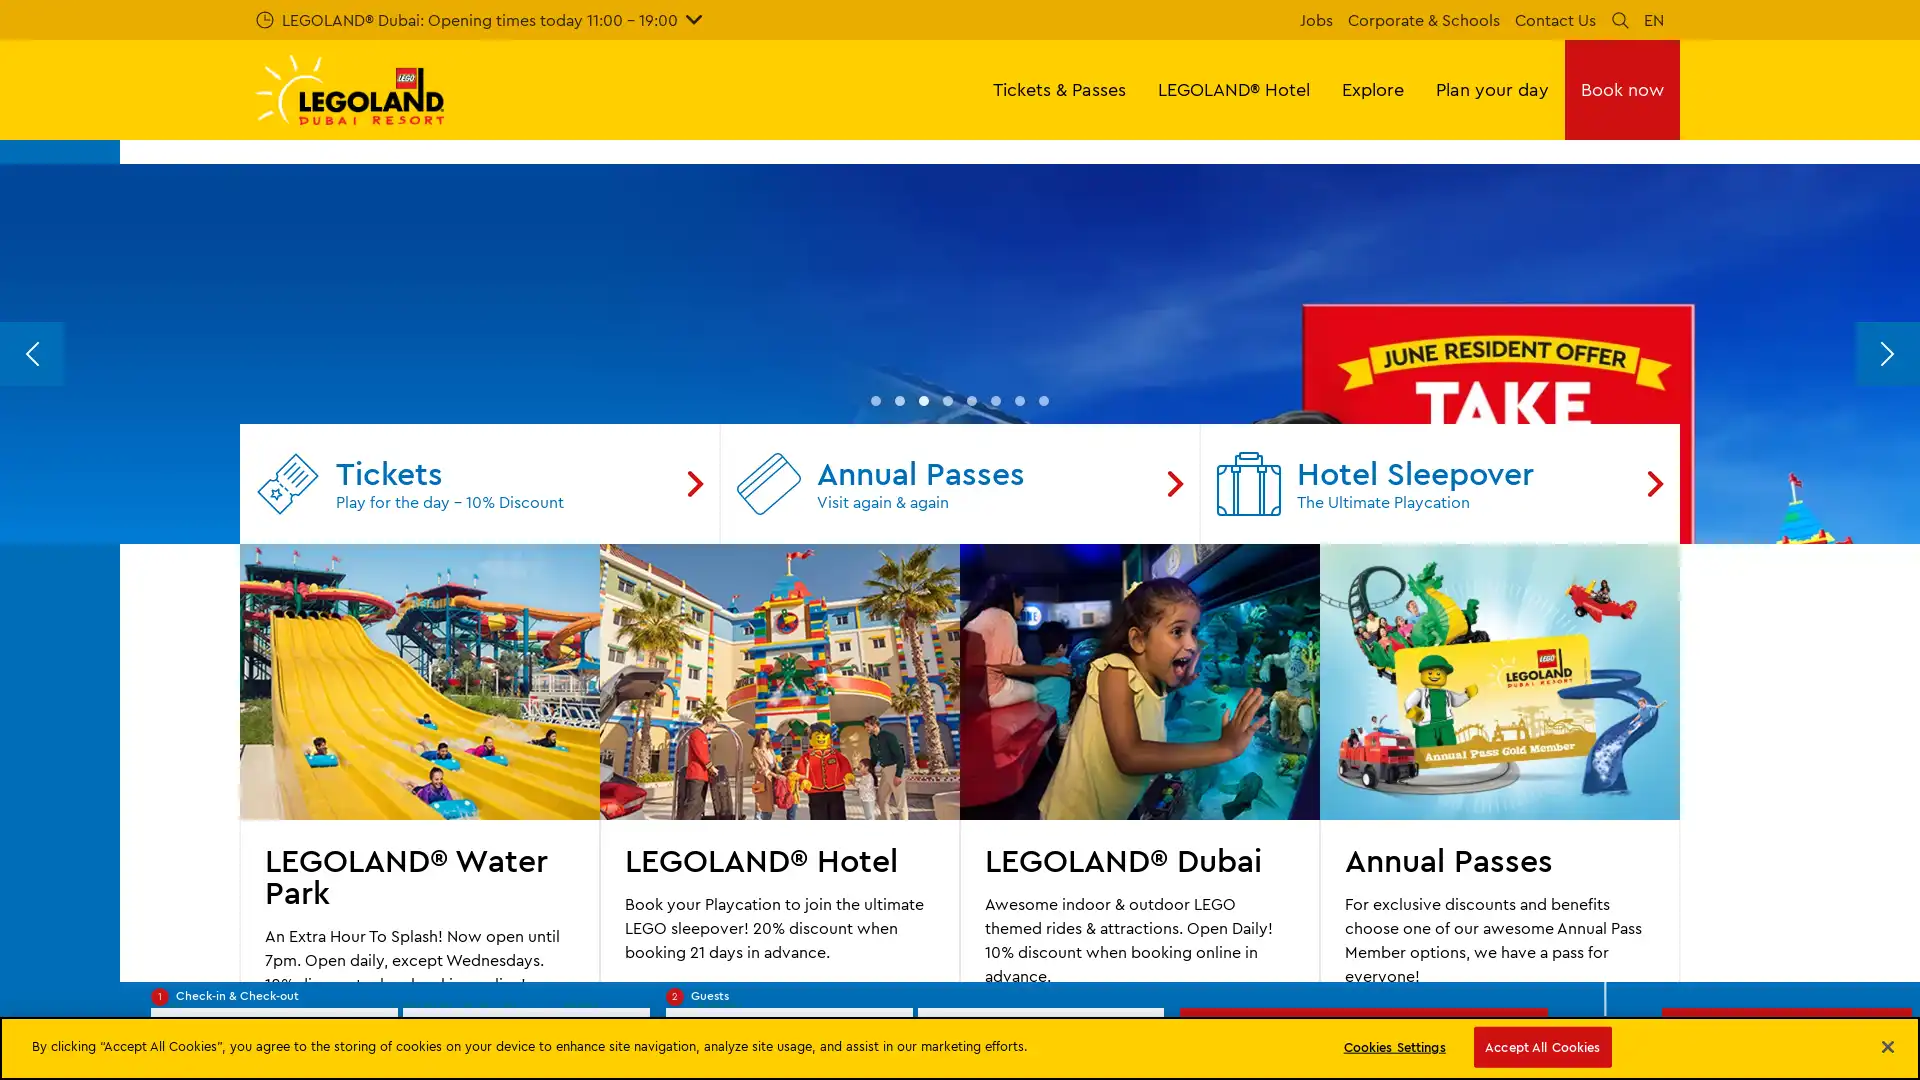  What do you see at coordinates (1393, 1045) in the screenshot?
I see `Cookies Settings` at bounding box center [1393, 1045].